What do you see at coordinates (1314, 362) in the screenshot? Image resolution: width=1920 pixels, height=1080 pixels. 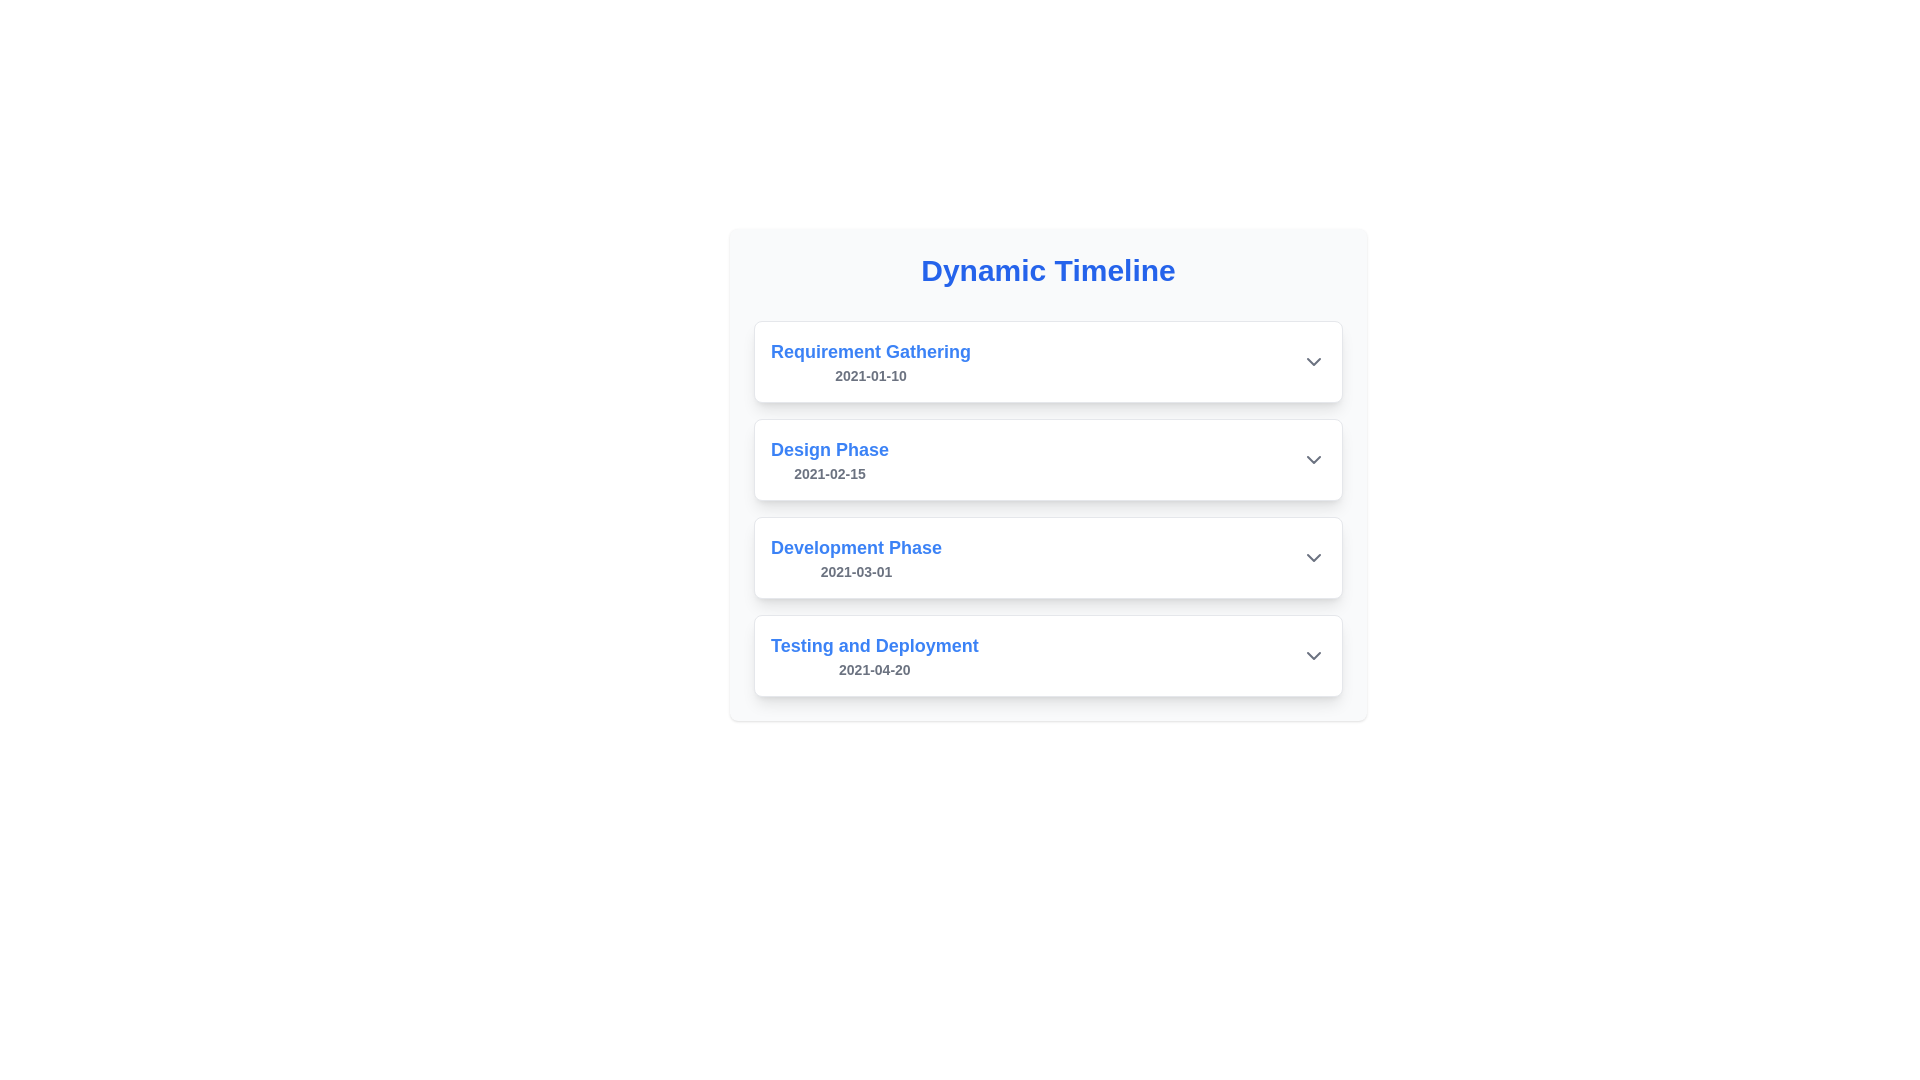 I see `the Chevron icon at the far-right end of the 'Requirement Gathering' section header` at bounding box center [1314, 362].